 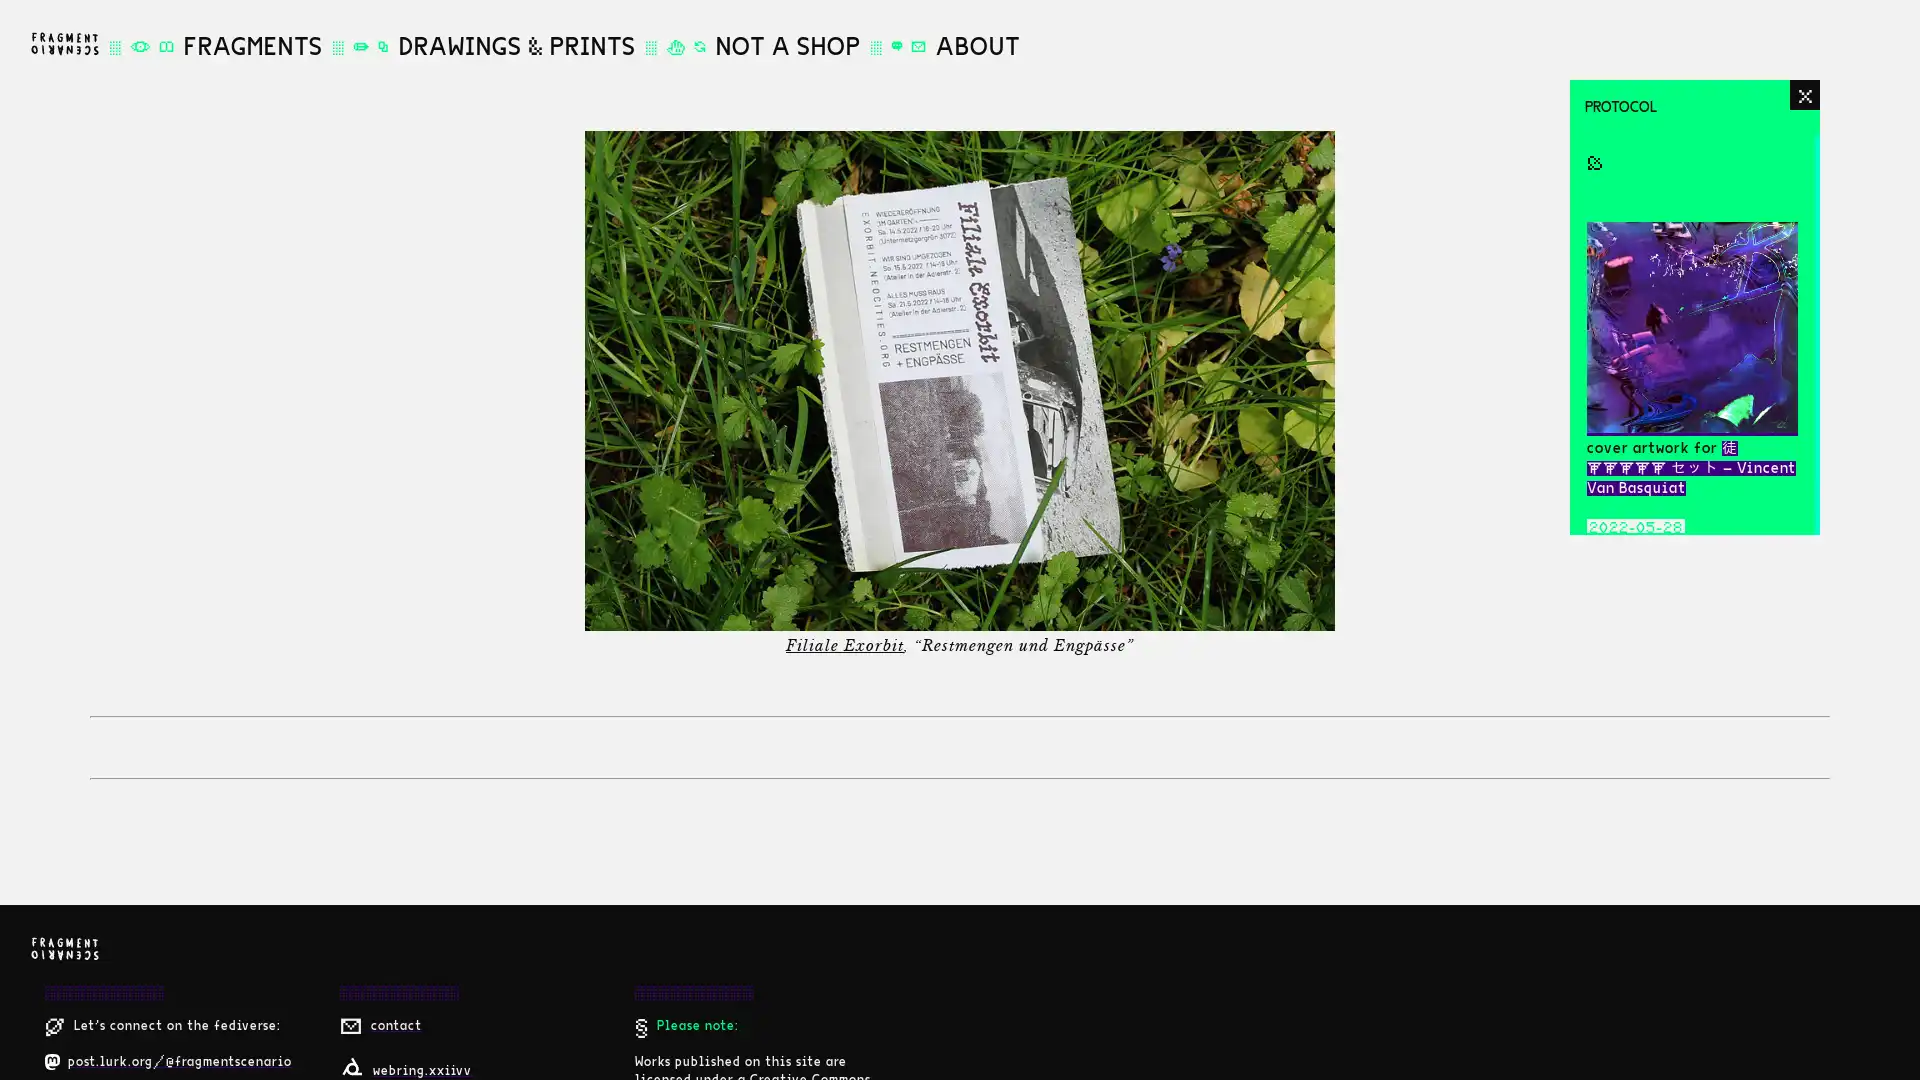 I want to click on Close, so click(x=1804, y=95).